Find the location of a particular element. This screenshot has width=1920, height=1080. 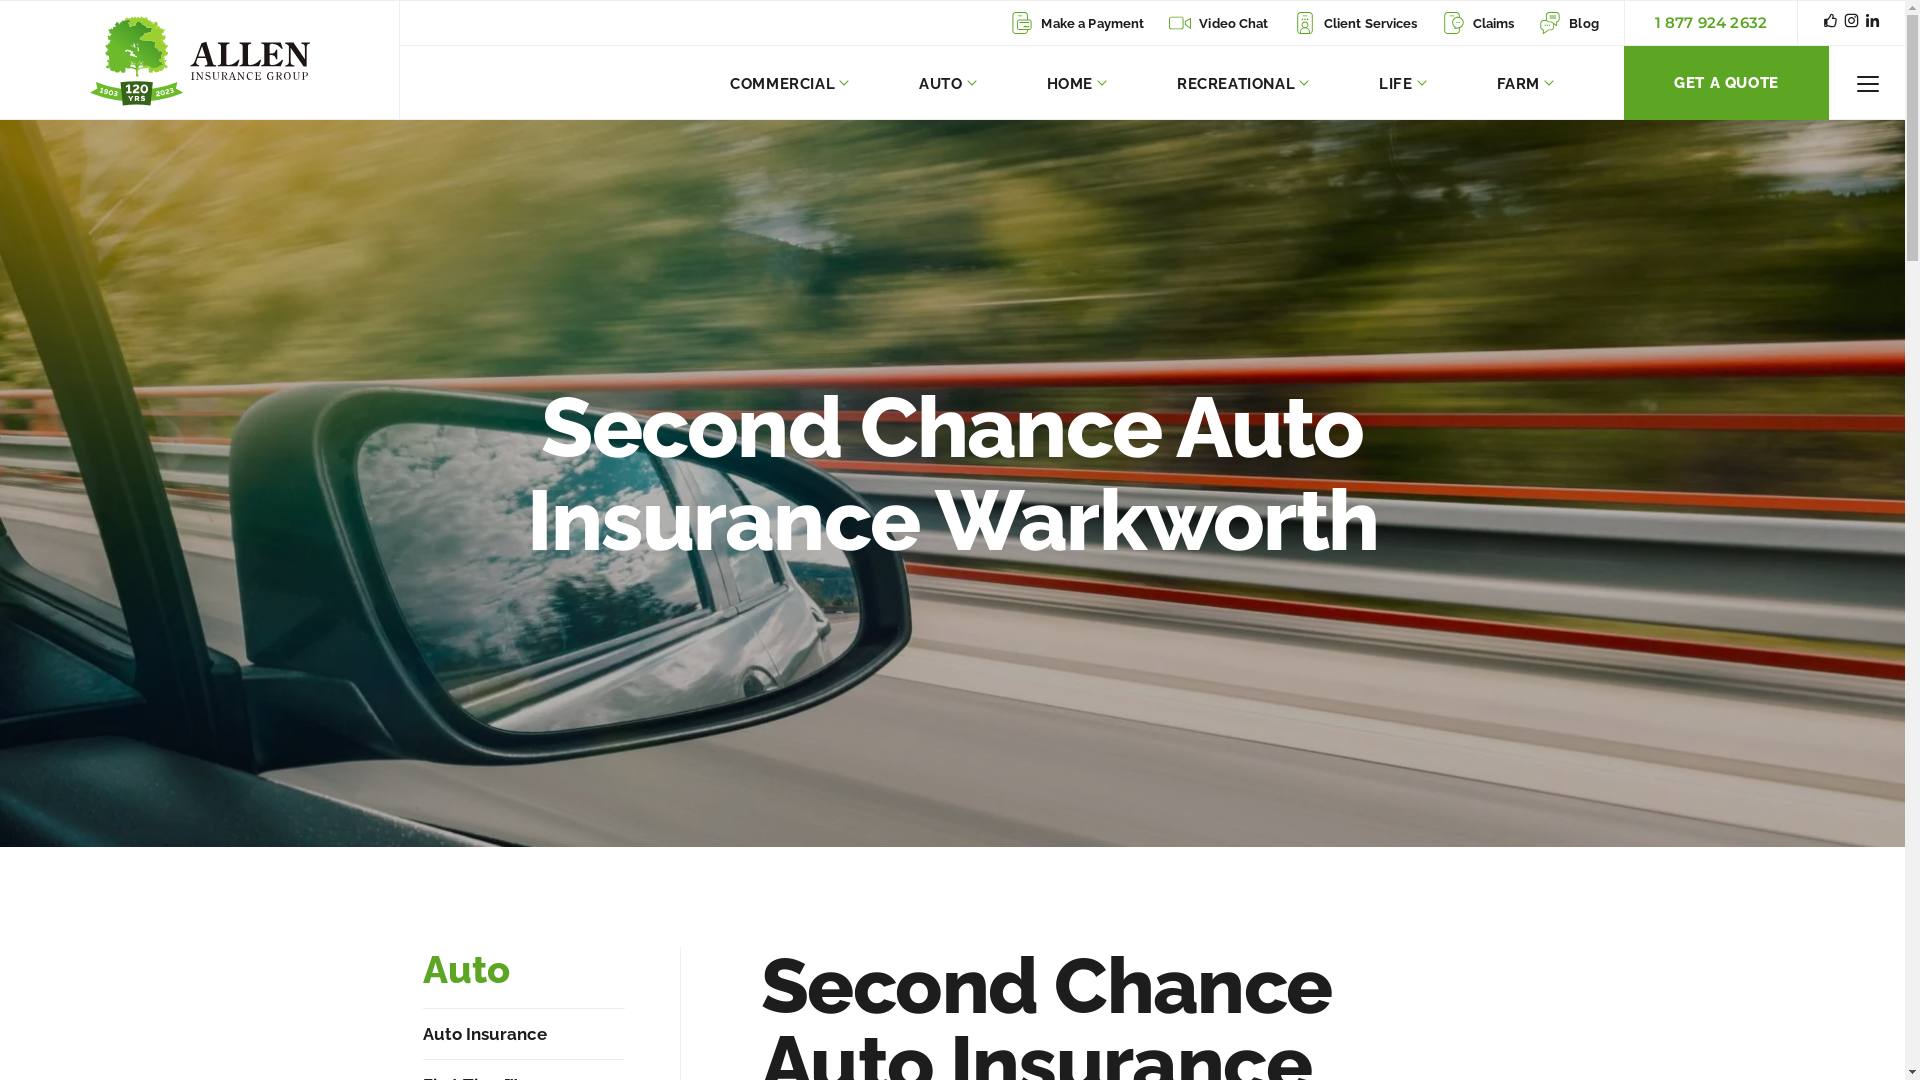

'RECREATIONAL' is located at coordinates (1242, 82).